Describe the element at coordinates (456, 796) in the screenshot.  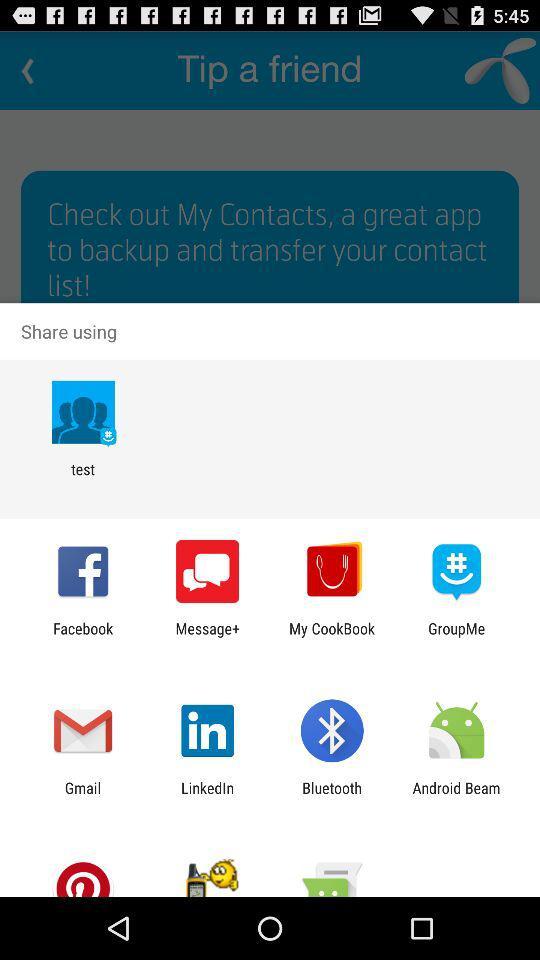
I see `the app to the right of bluetooth app` at that location.